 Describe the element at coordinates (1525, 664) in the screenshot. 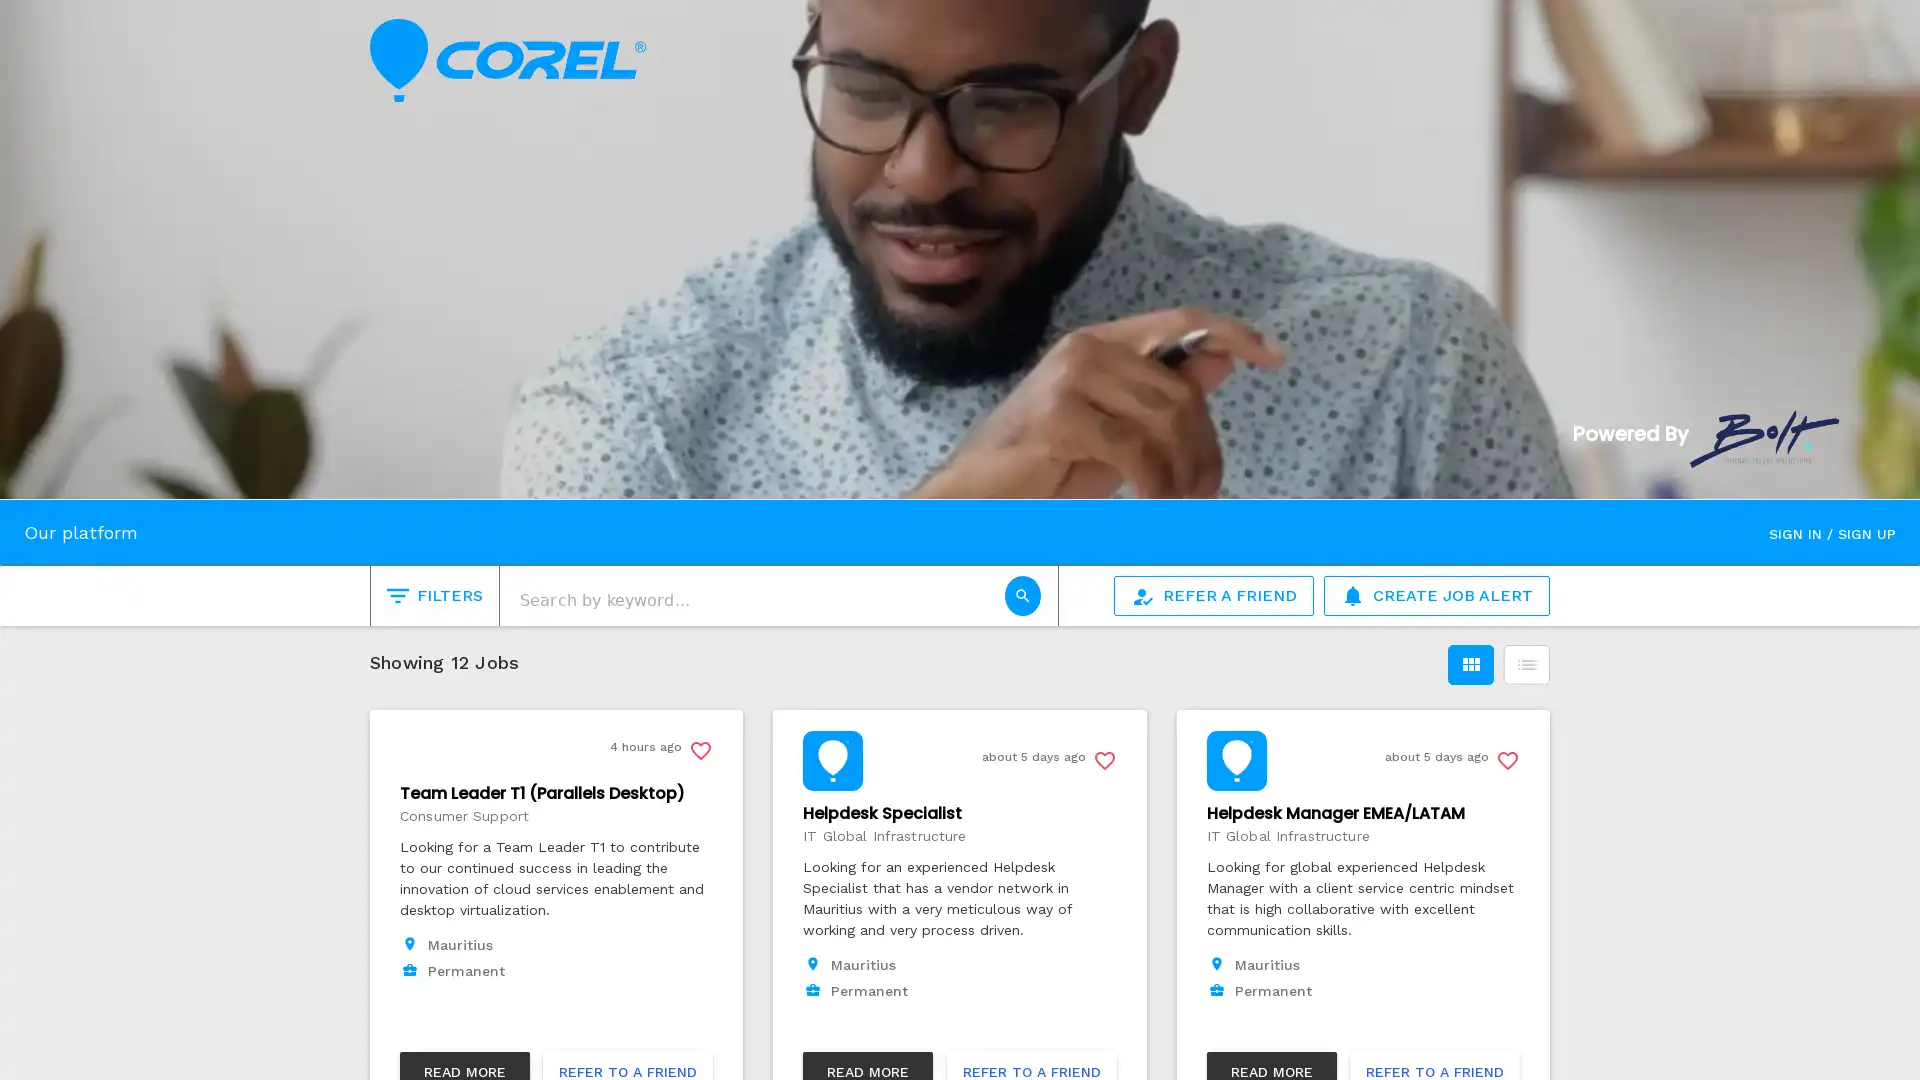

I see `List view` at that location.